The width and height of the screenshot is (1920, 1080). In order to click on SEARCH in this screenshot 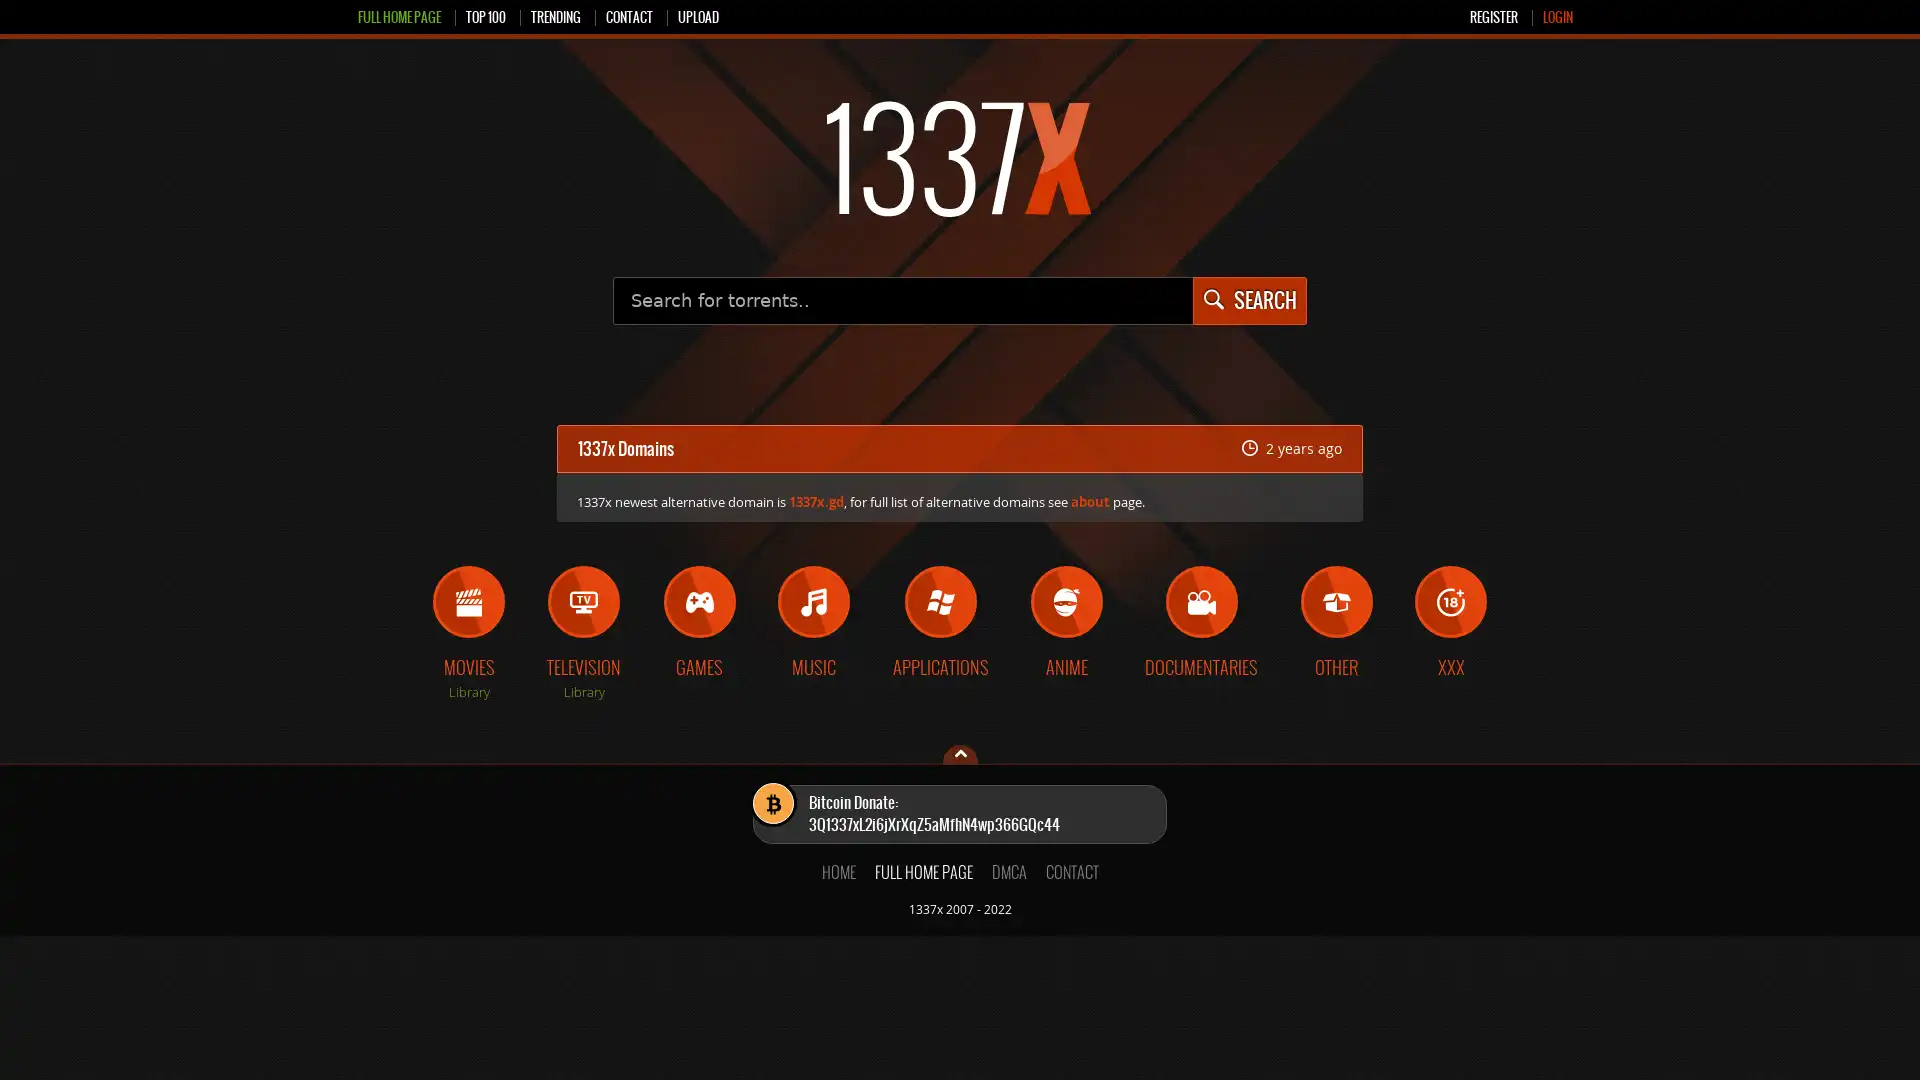, I will do `click(1247, 300)`.